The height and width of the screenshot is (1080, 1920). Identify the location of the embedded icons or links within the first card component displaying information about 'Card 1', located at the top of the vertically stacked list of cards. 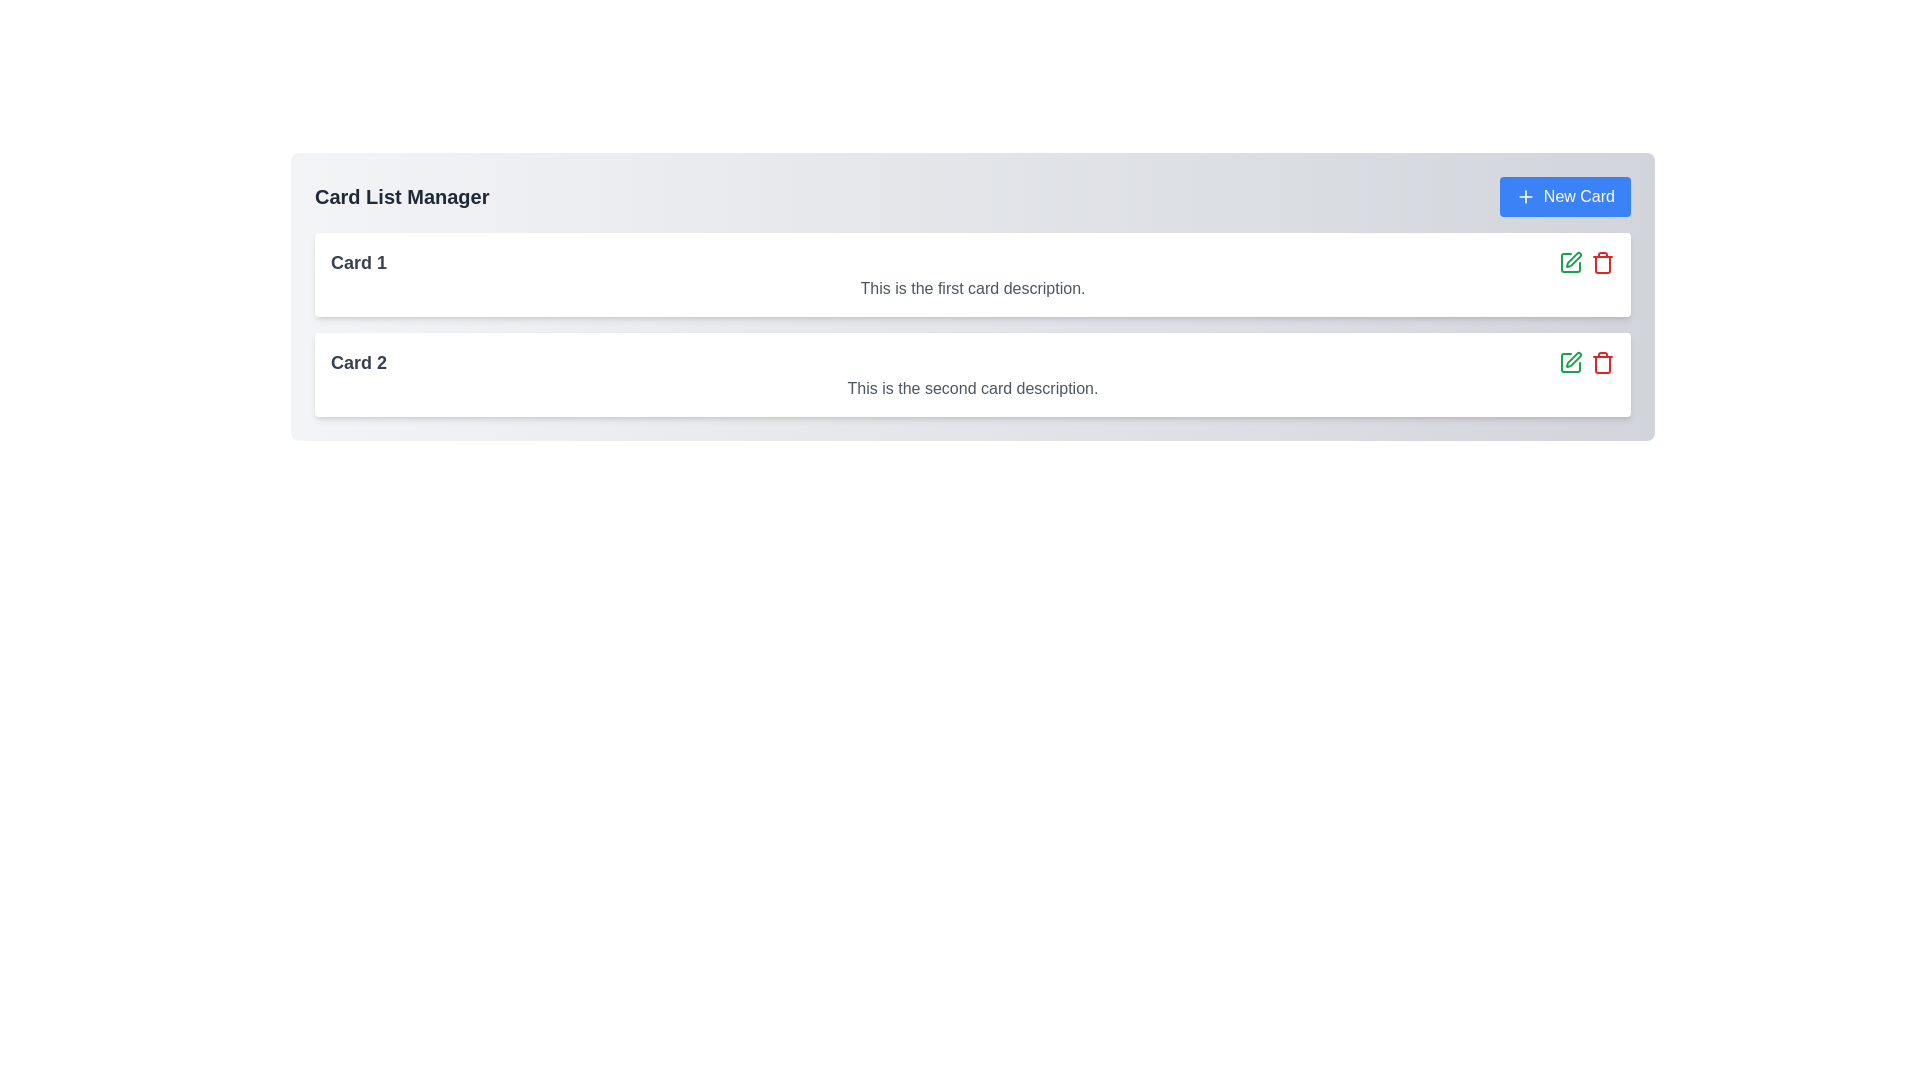
(973, 274).